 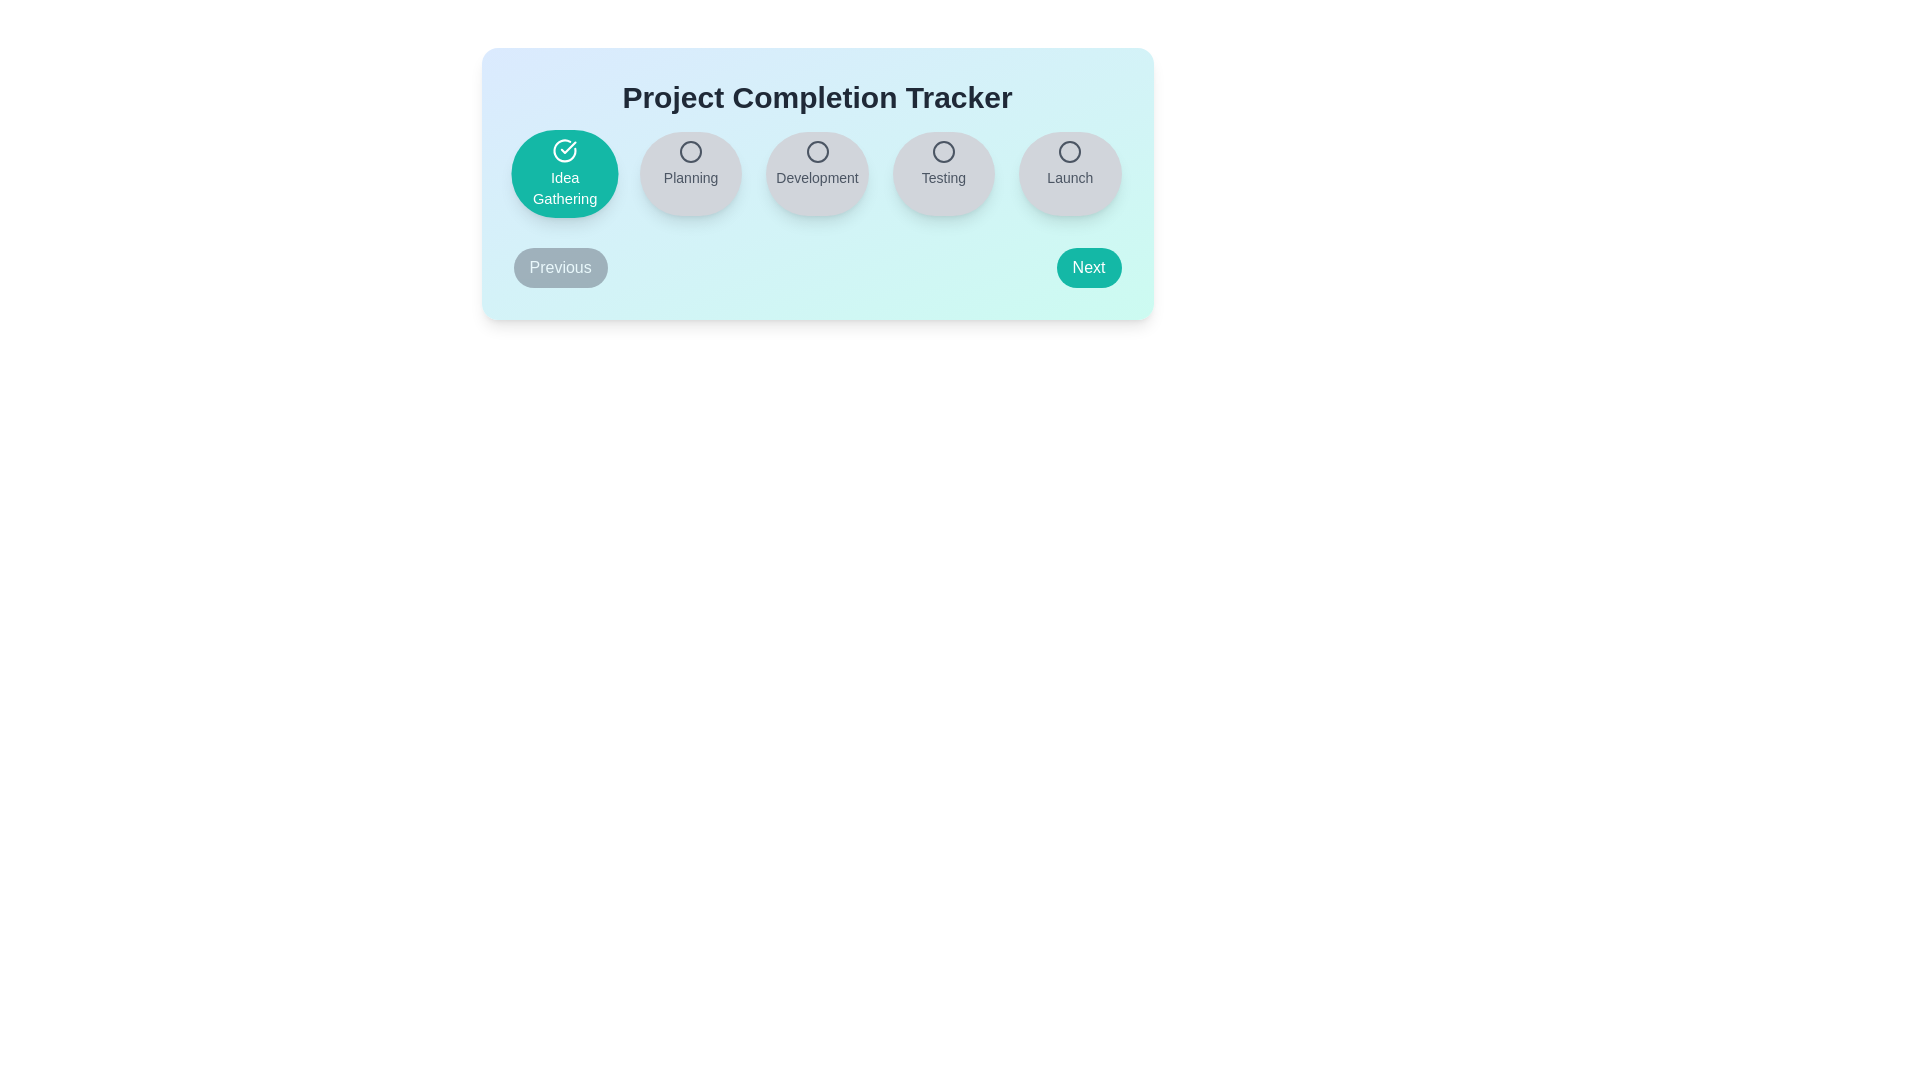 What do you see at coordinates (1088, 266) in the screenshot?
I see `the navigational button located at the lower right corner of the interface` at bounding box center [1088, 266].